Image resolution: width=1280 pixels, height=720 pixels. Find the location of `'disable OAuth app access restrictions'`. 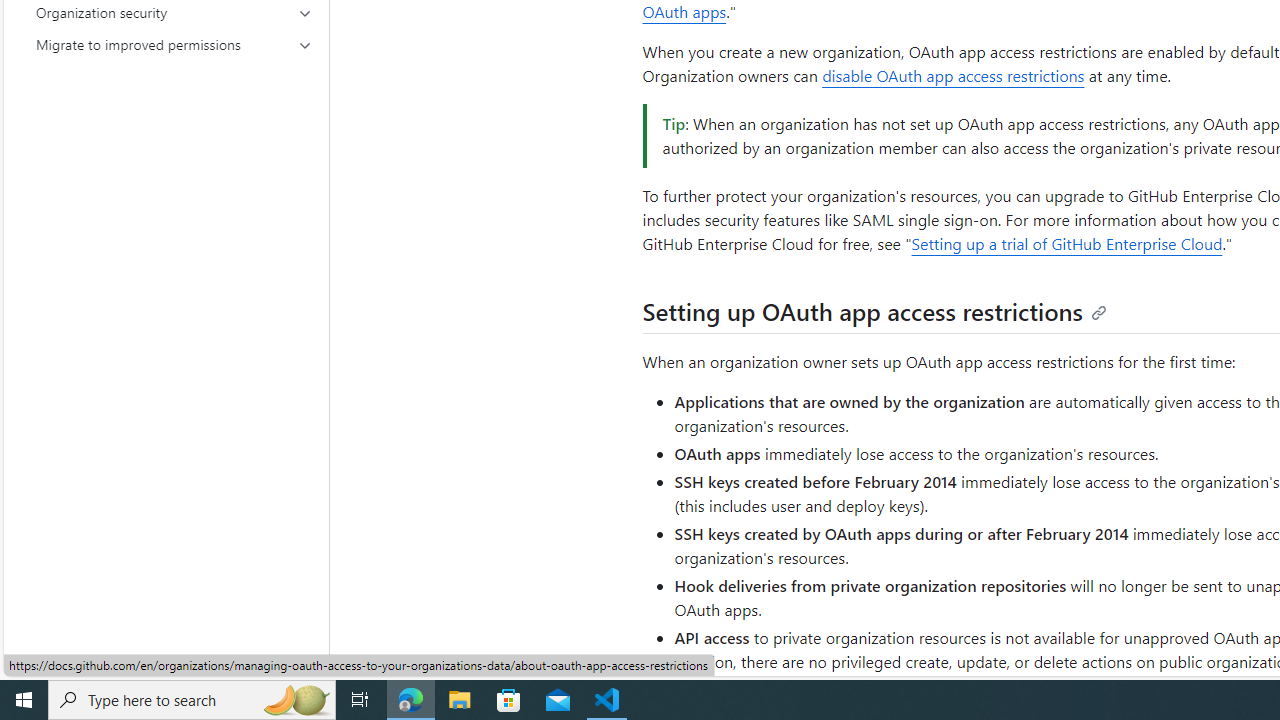

'disable OAuth app access restrictions' is located at coordinates (952, 74).